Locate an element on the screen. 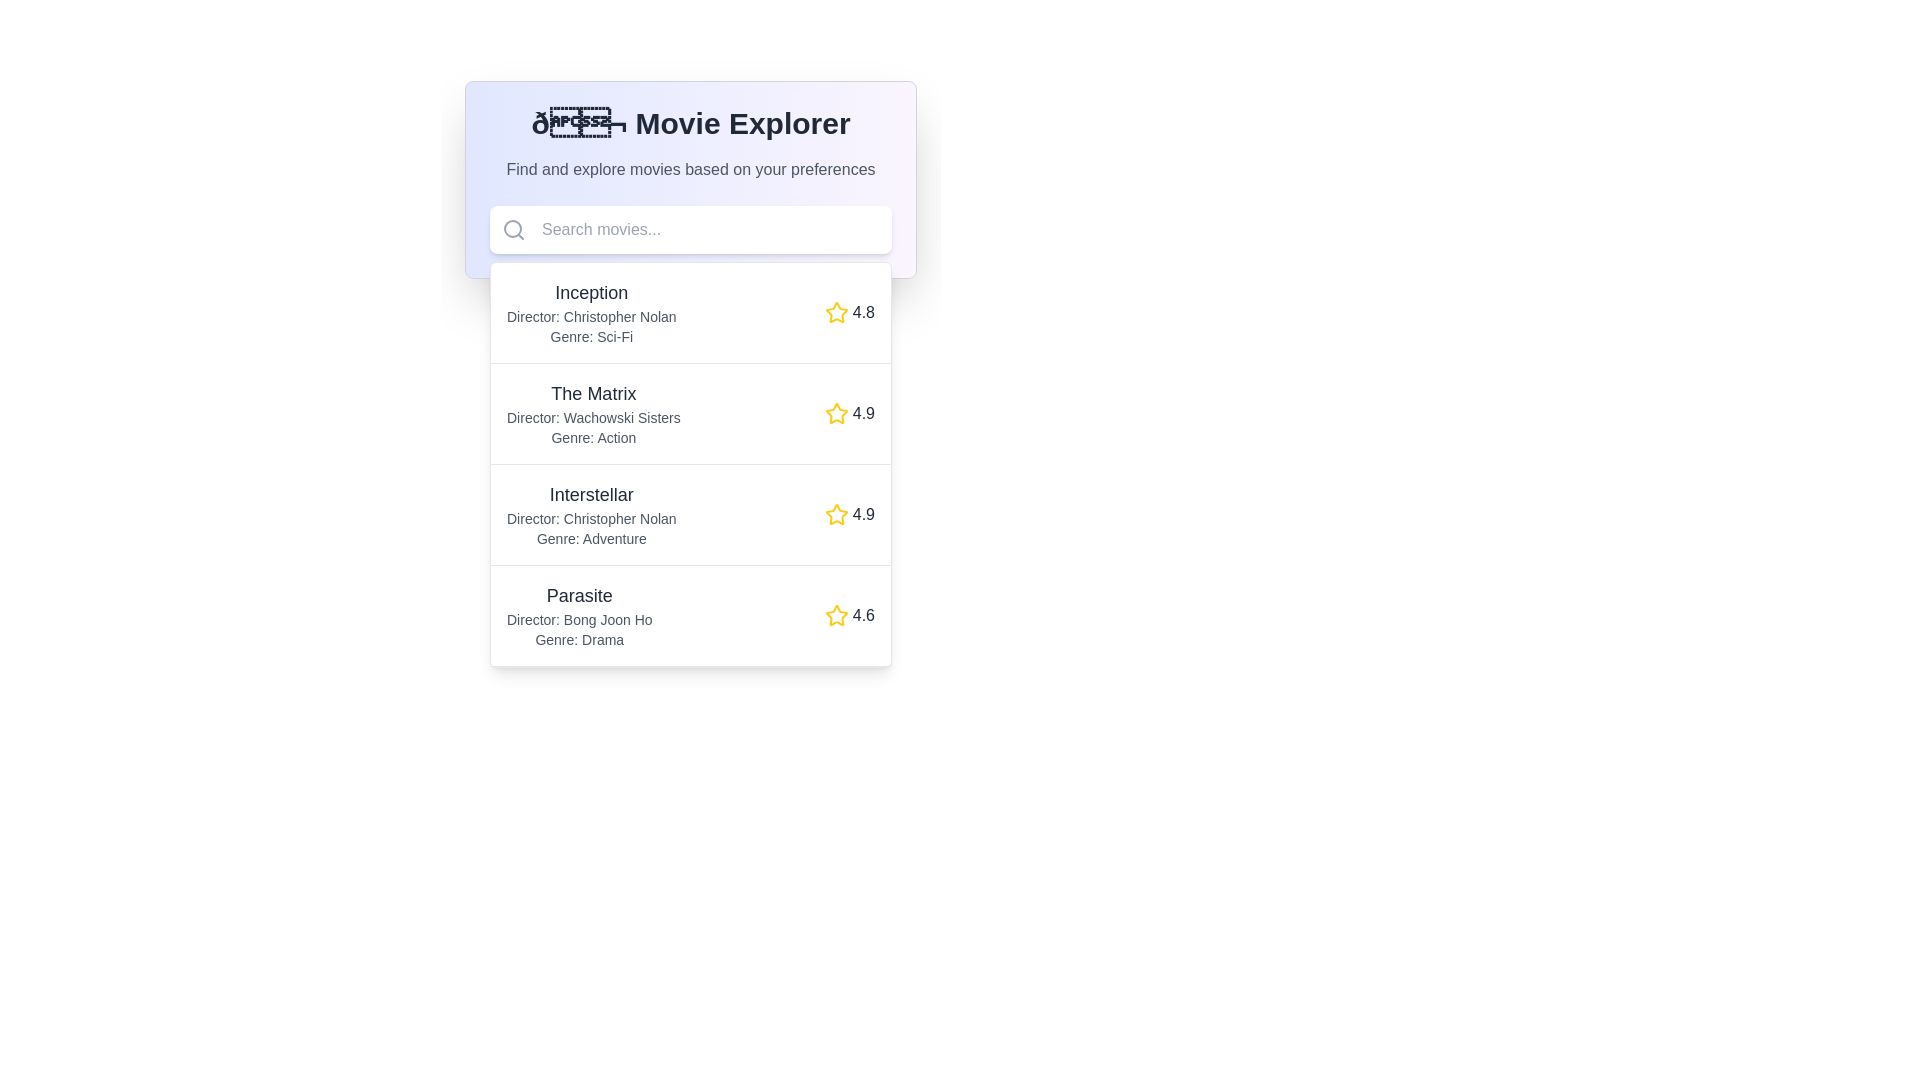 This screenshot has width=1920, height=1080. displayed rating from the rating component, which consists of a yellow star icon and the text '4.6' next to it, located at the center of the last component of the fourth listed movie entry 'Parasite' is located at coordinates (849, 615).